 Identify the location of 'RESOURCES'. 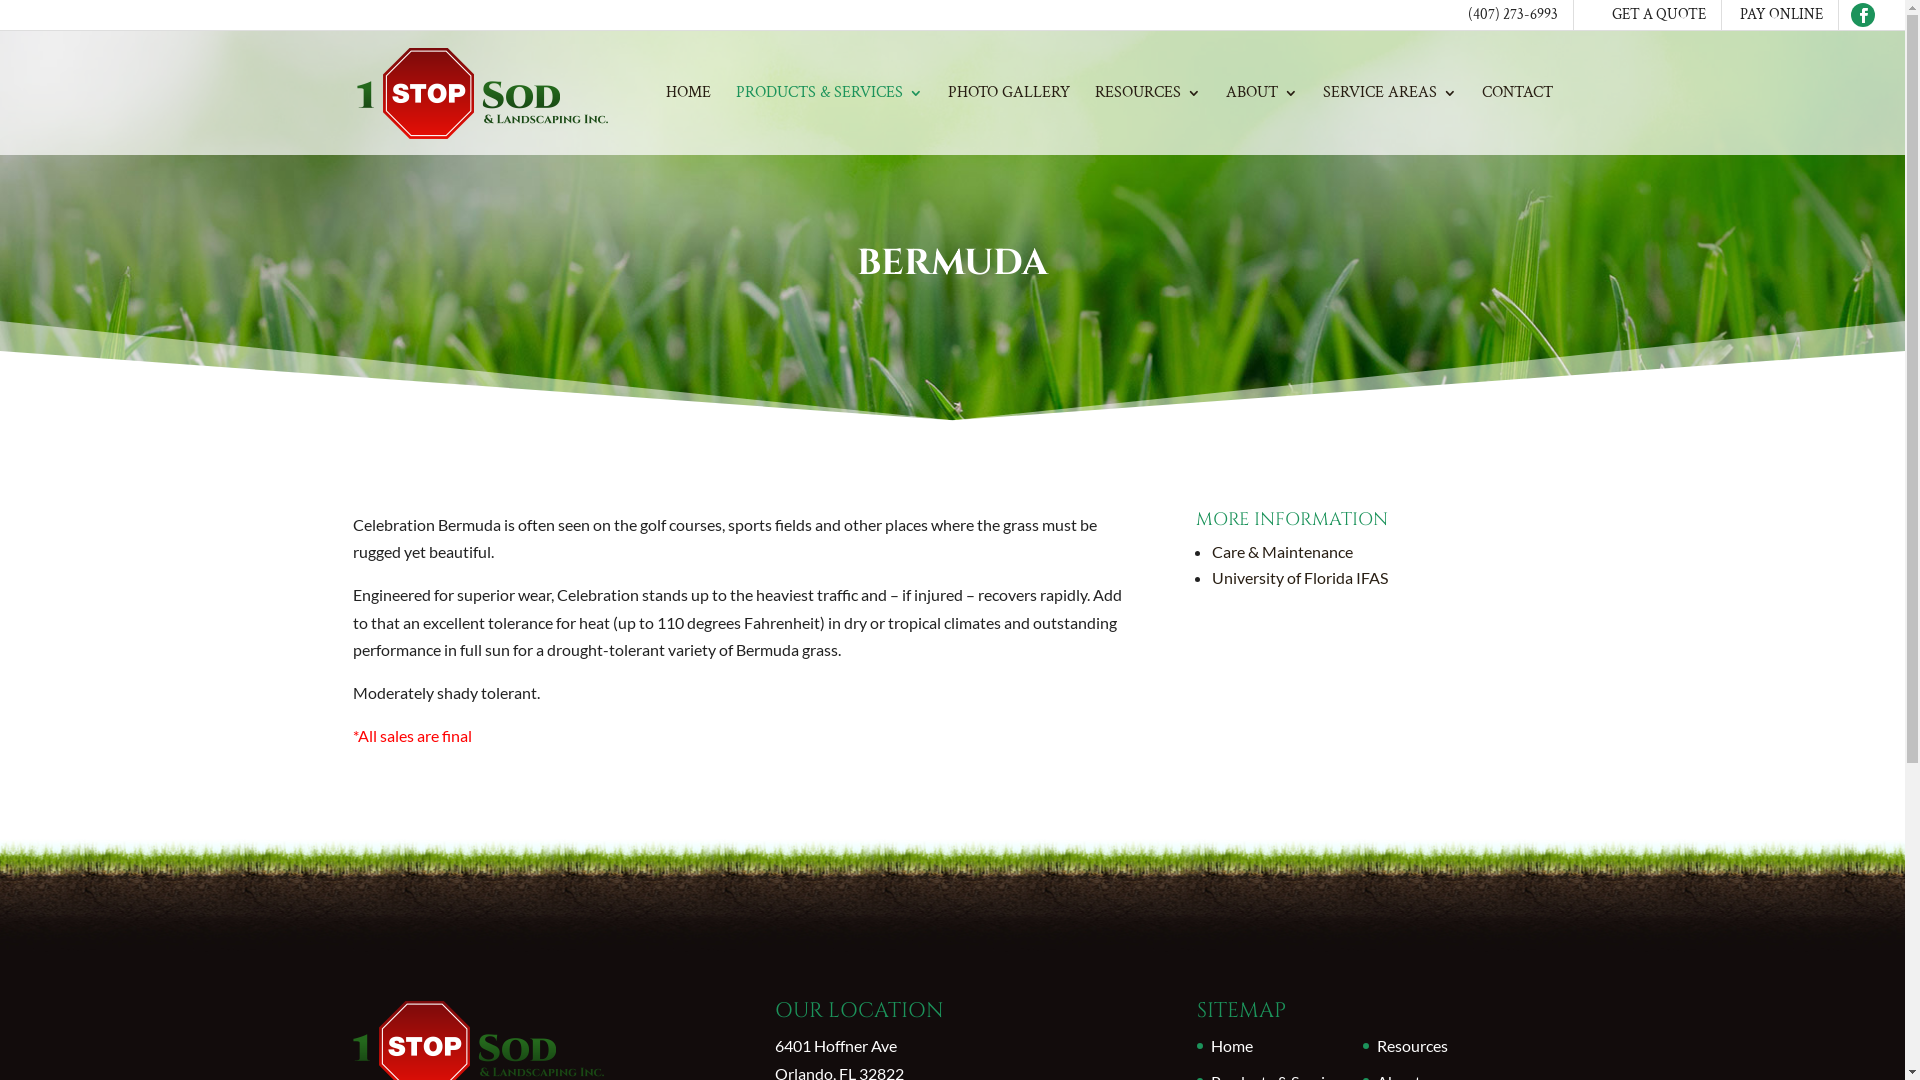
(1147, 120).